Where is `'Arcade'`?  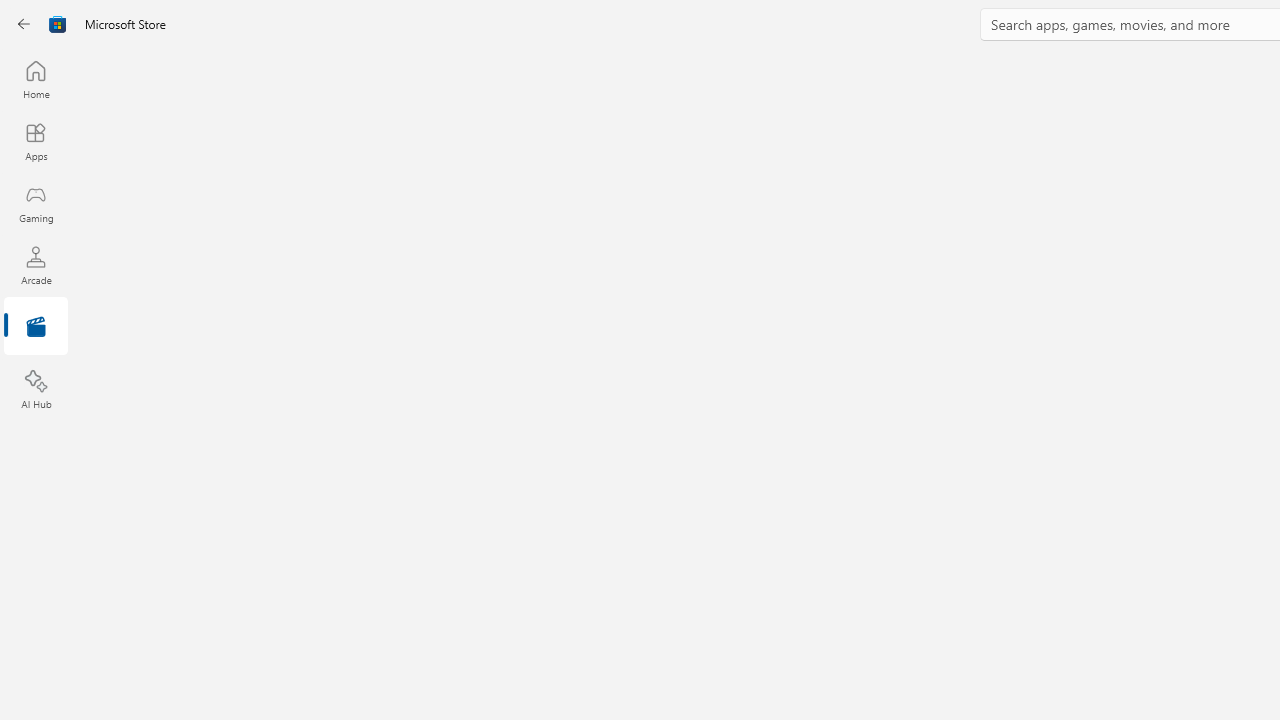
'Arcade' is located at coordinates (35, 264).